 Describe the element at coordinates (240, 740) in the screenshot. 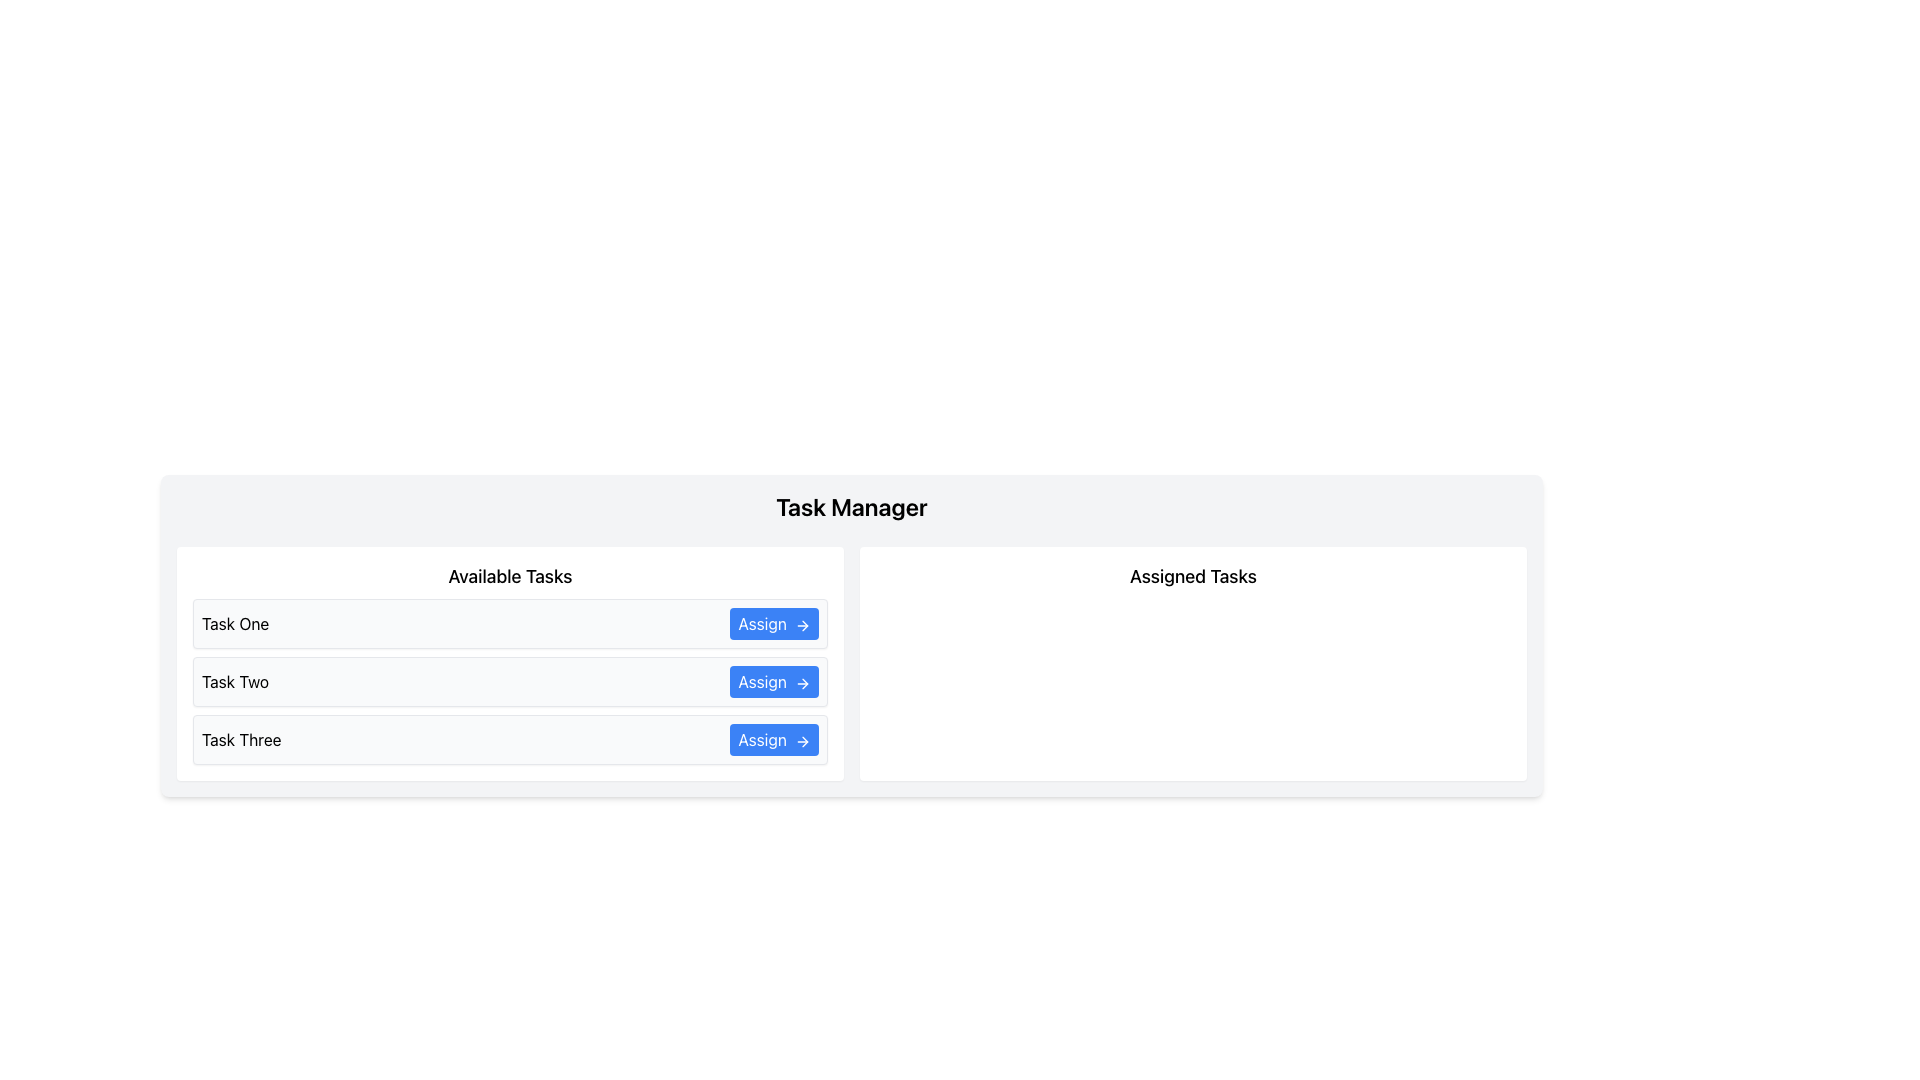

I see `the Text Label displaying 'Task Three', which is positioned under the 'Available Tasks' section and is the third task listed` at that location.